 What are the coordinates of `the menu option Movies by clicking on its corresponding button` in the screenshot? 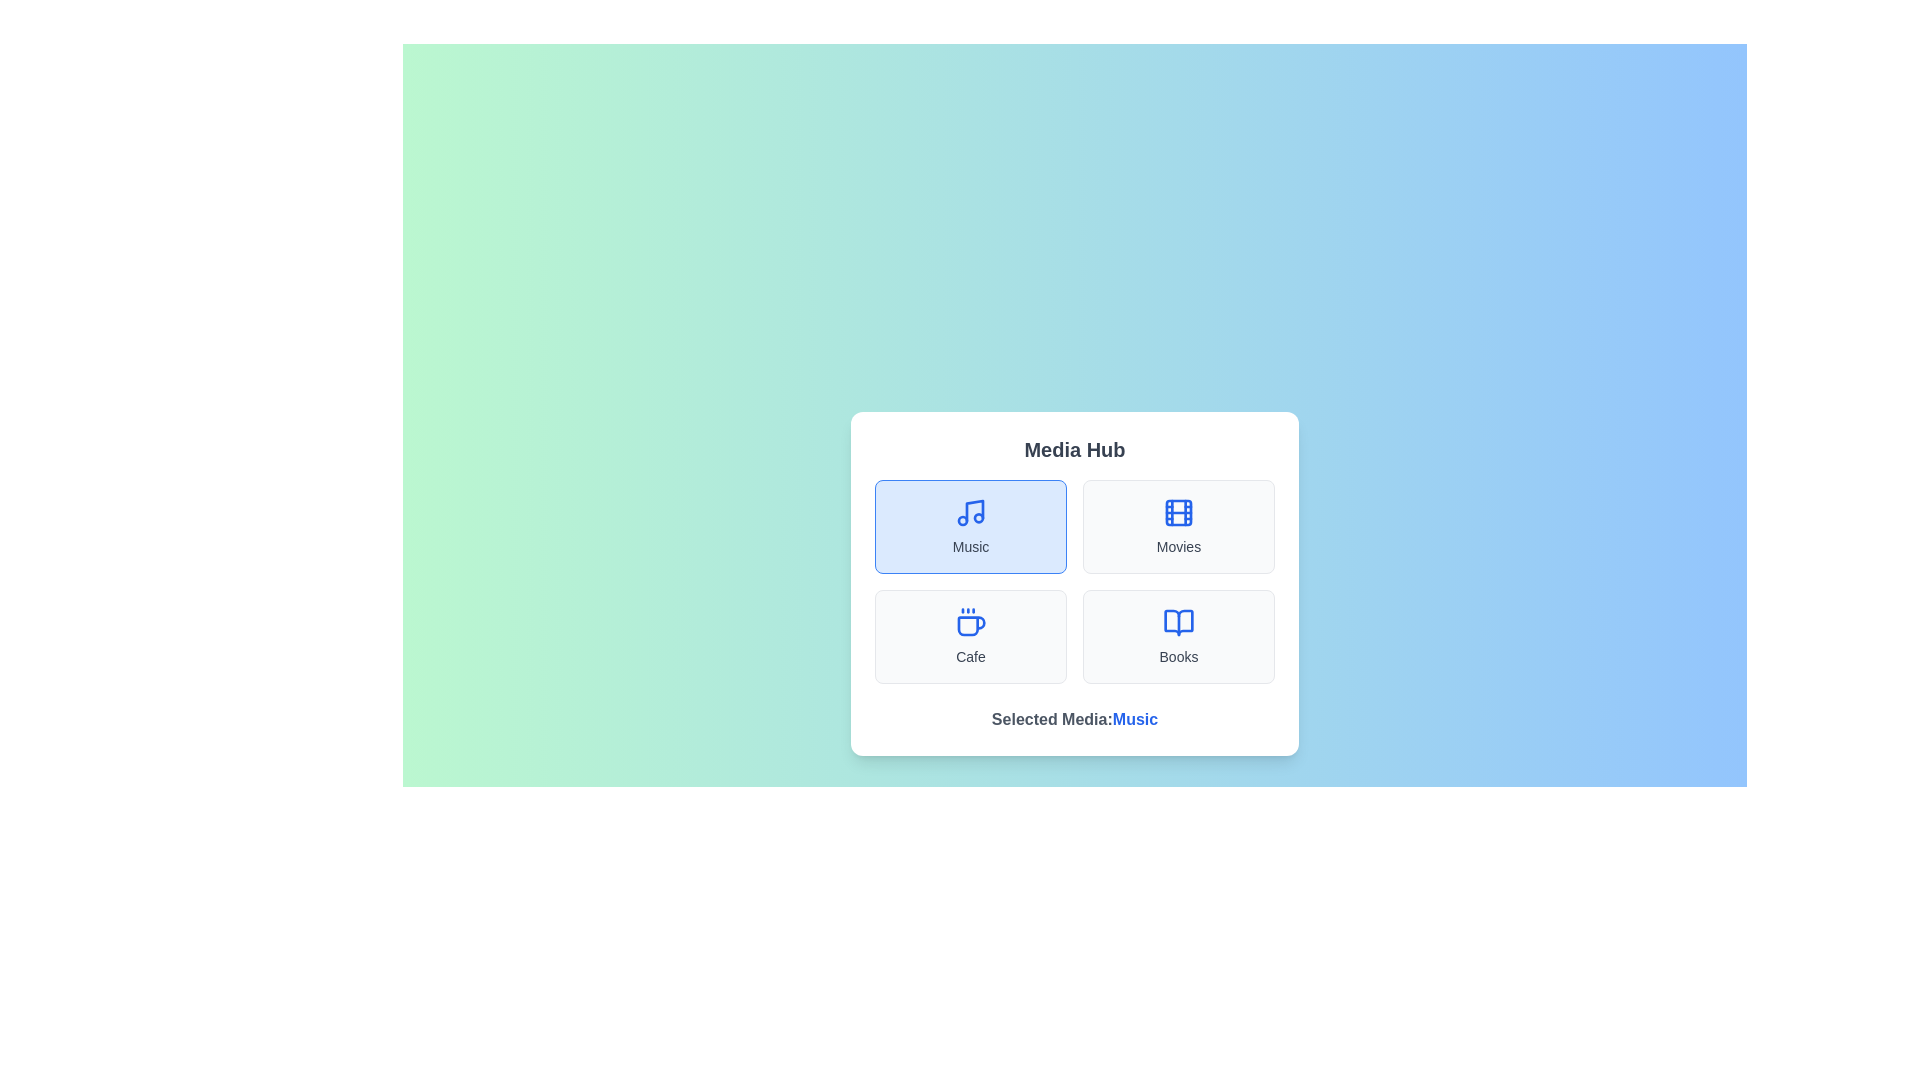 It's located at (1179, 526).